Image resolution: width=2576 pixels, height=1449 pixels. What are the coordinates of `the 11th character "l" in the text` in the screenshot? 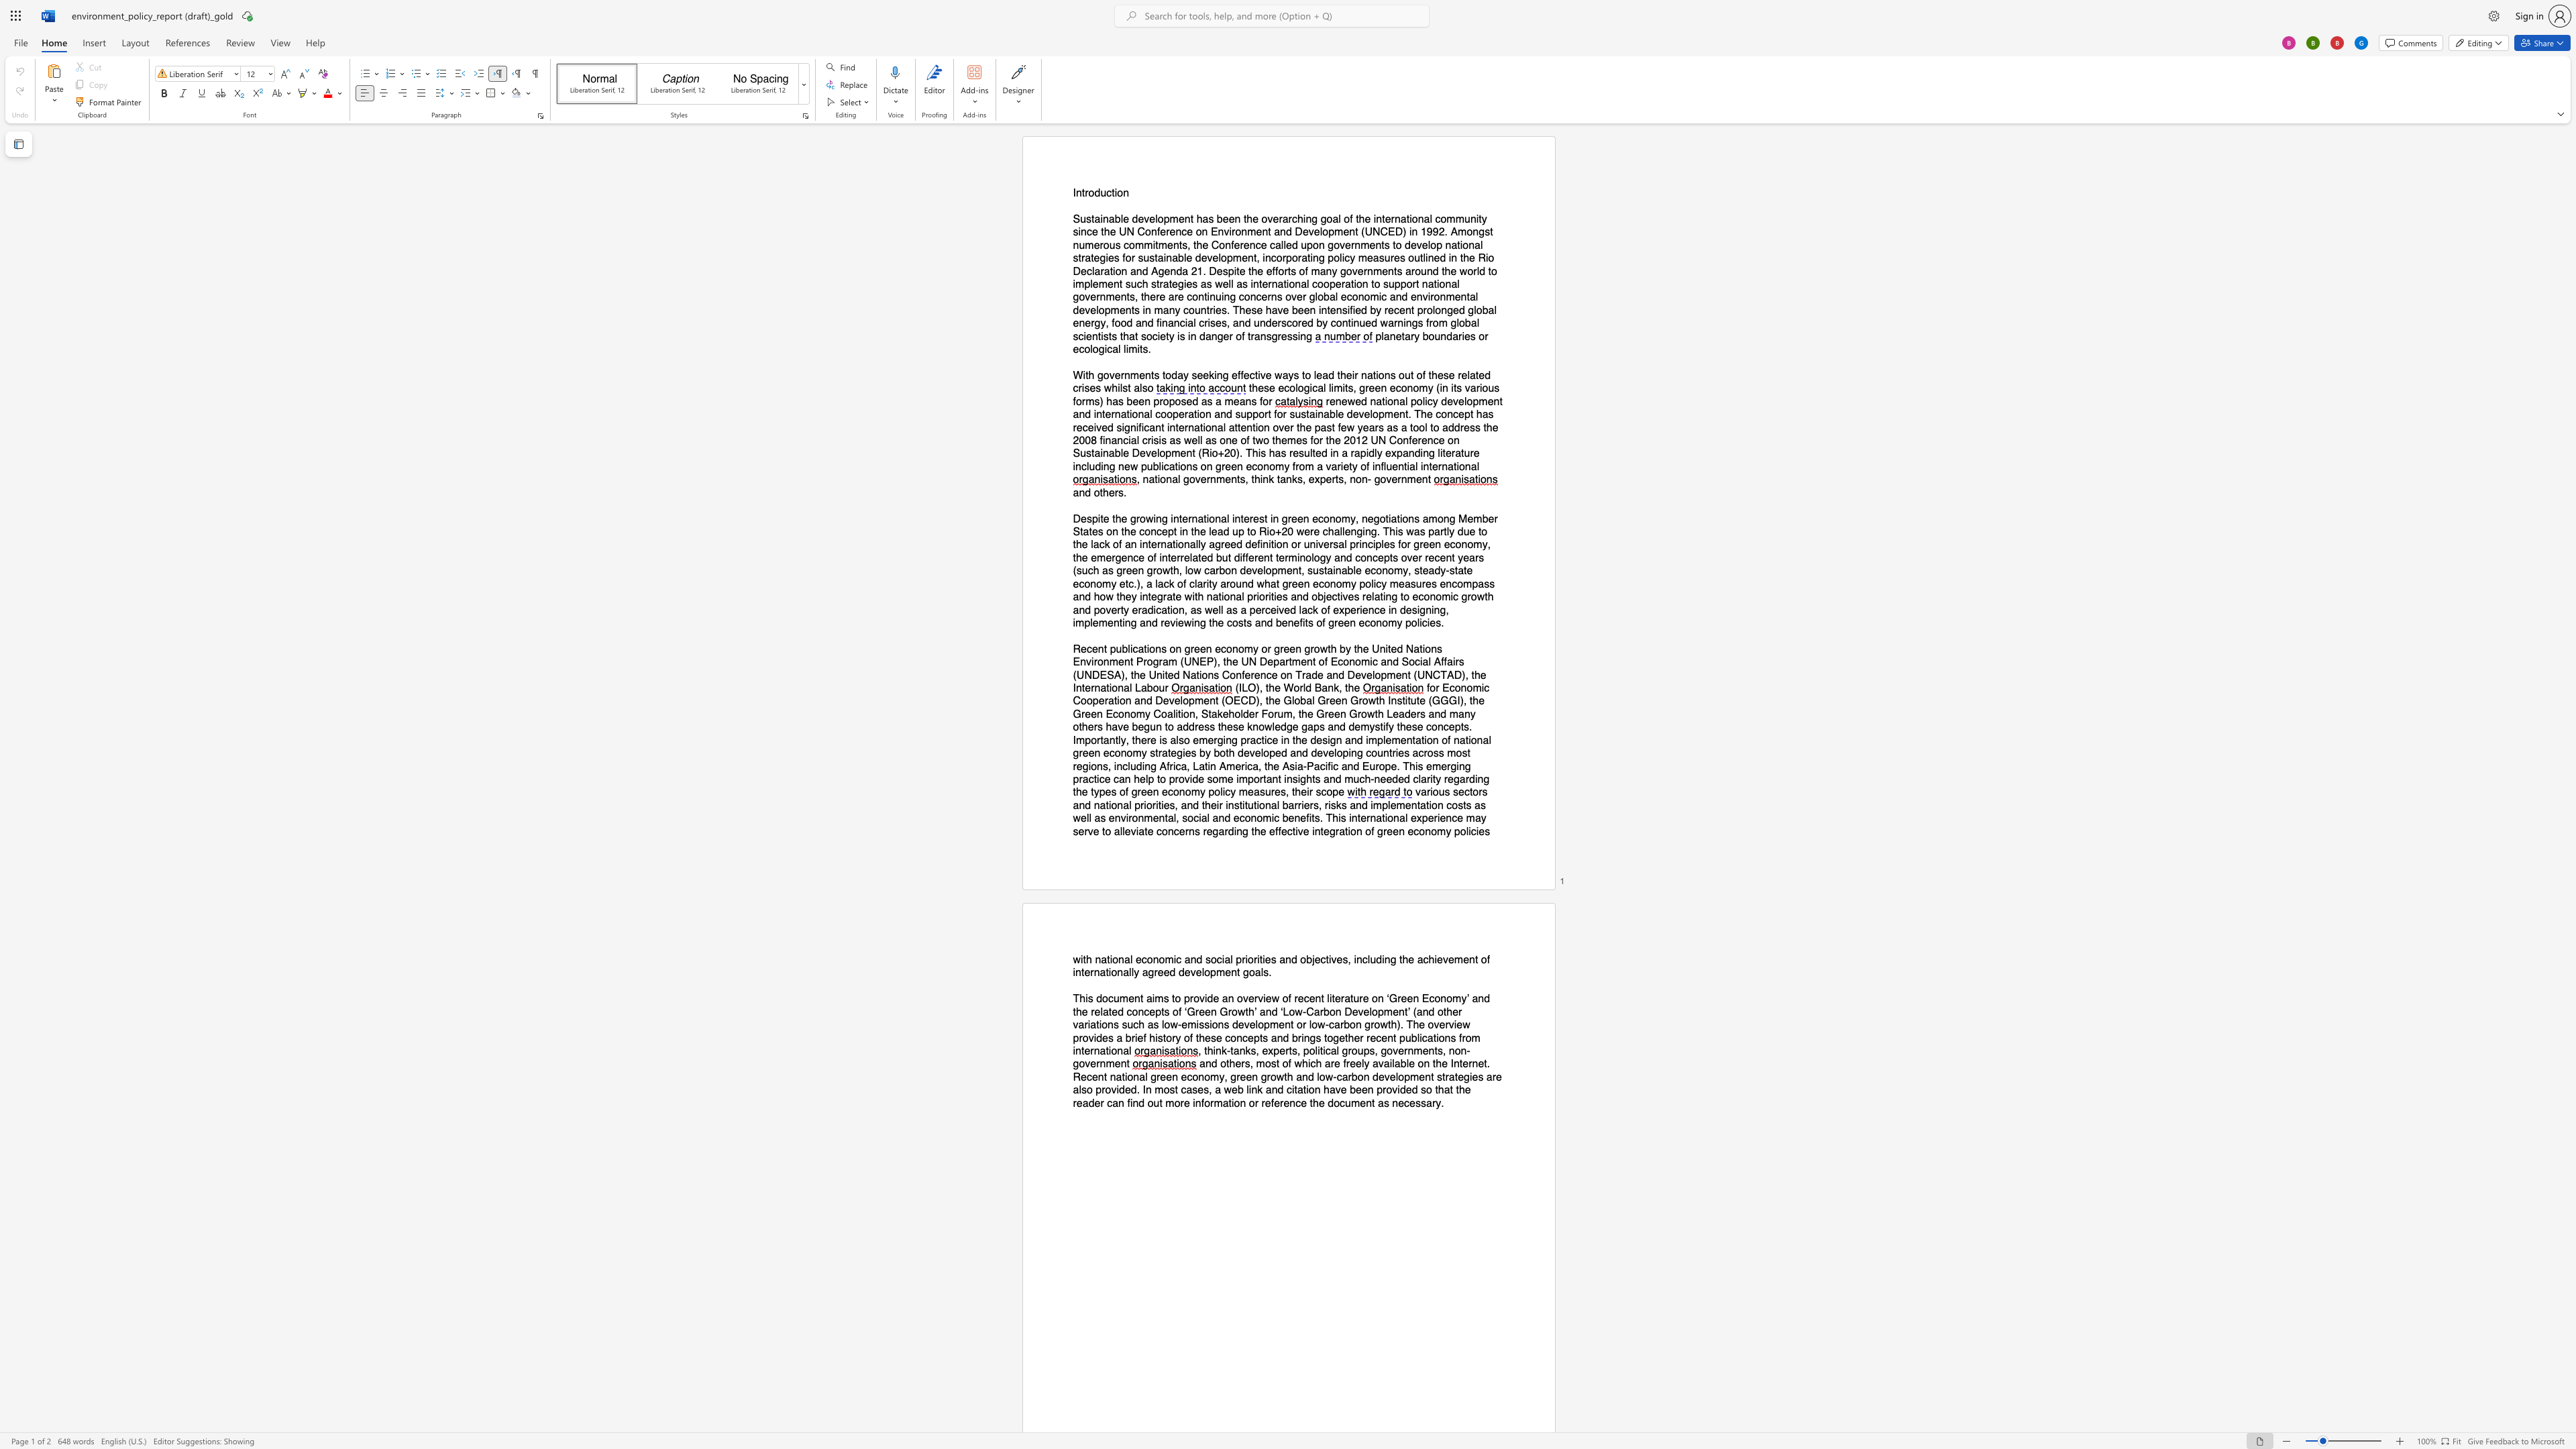 It's located at (1191, 557).